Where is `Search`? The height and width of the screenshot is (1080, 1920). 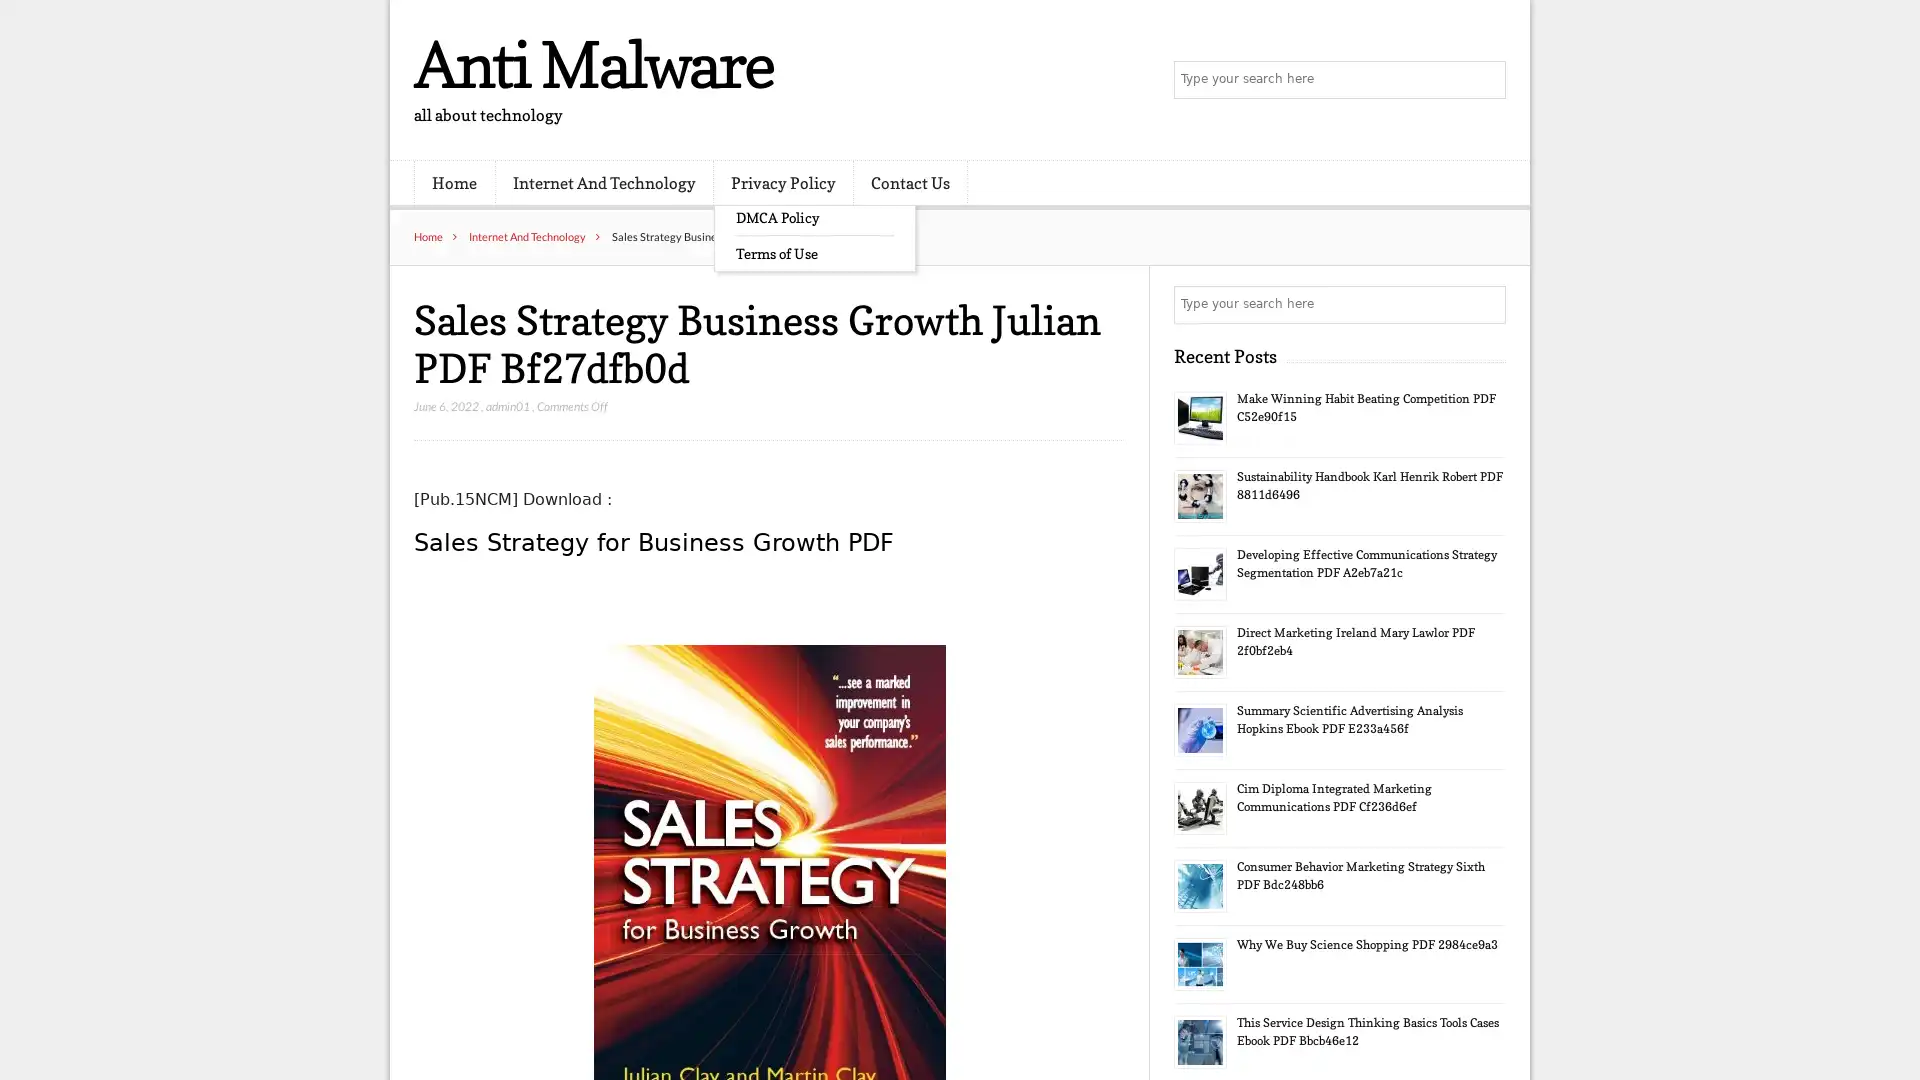
Search is located at coordinates (1485, 304).